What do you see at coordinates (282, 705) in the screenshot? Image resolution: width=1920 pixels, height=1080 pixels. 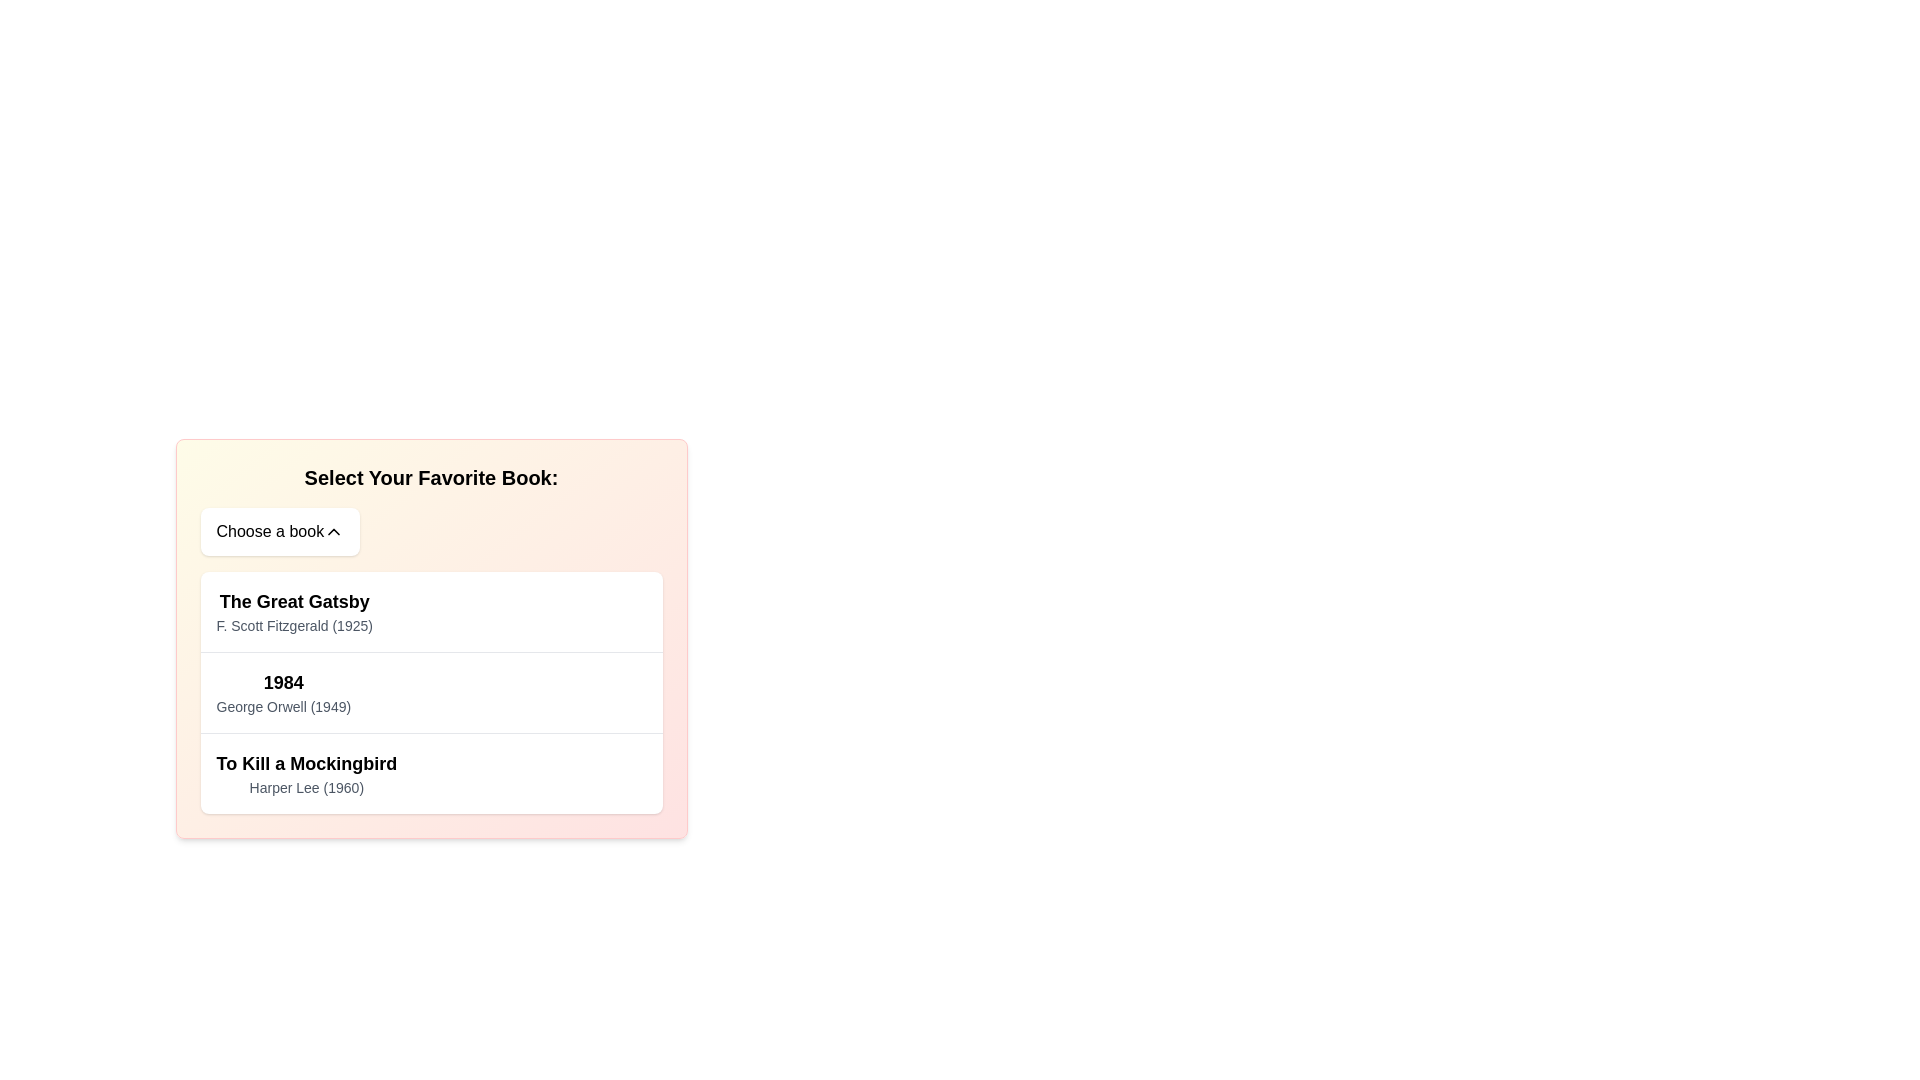 I see `the static text label displaying 'George Orwell (1949)' which is located below the bold title '1984' in the second entry of the book list` at bounding box center [282, 705].